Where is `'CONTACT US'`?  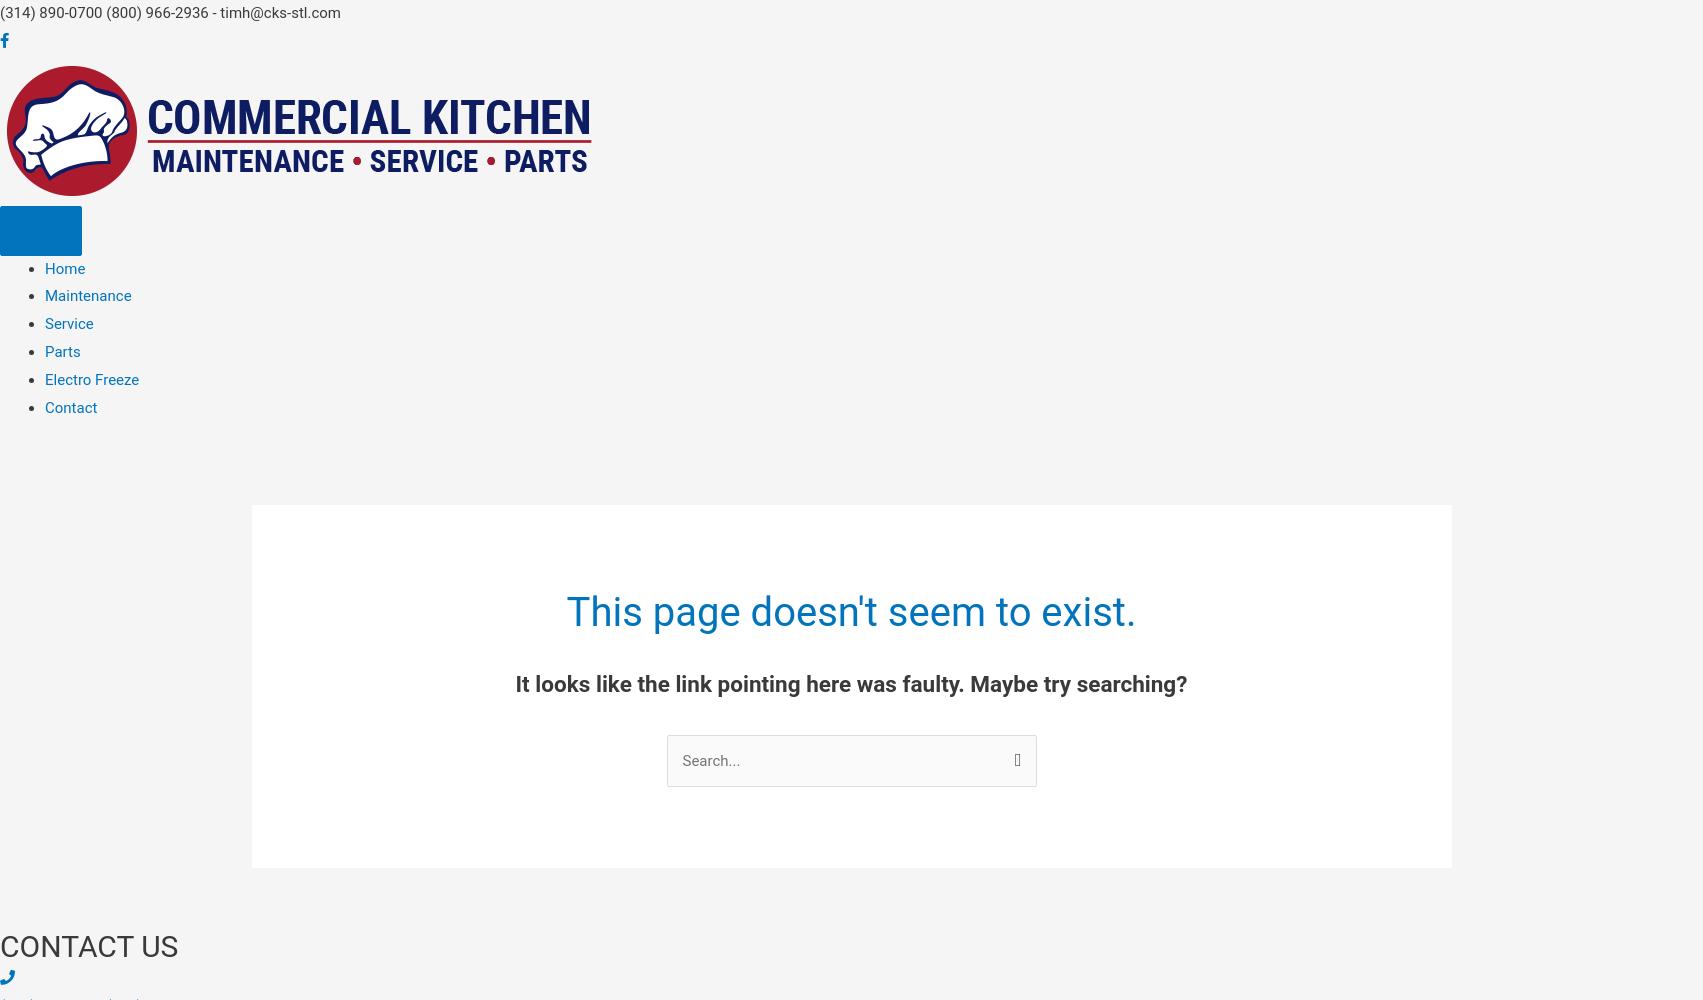 'CONTACT US' is located at coordinates (0, 944).